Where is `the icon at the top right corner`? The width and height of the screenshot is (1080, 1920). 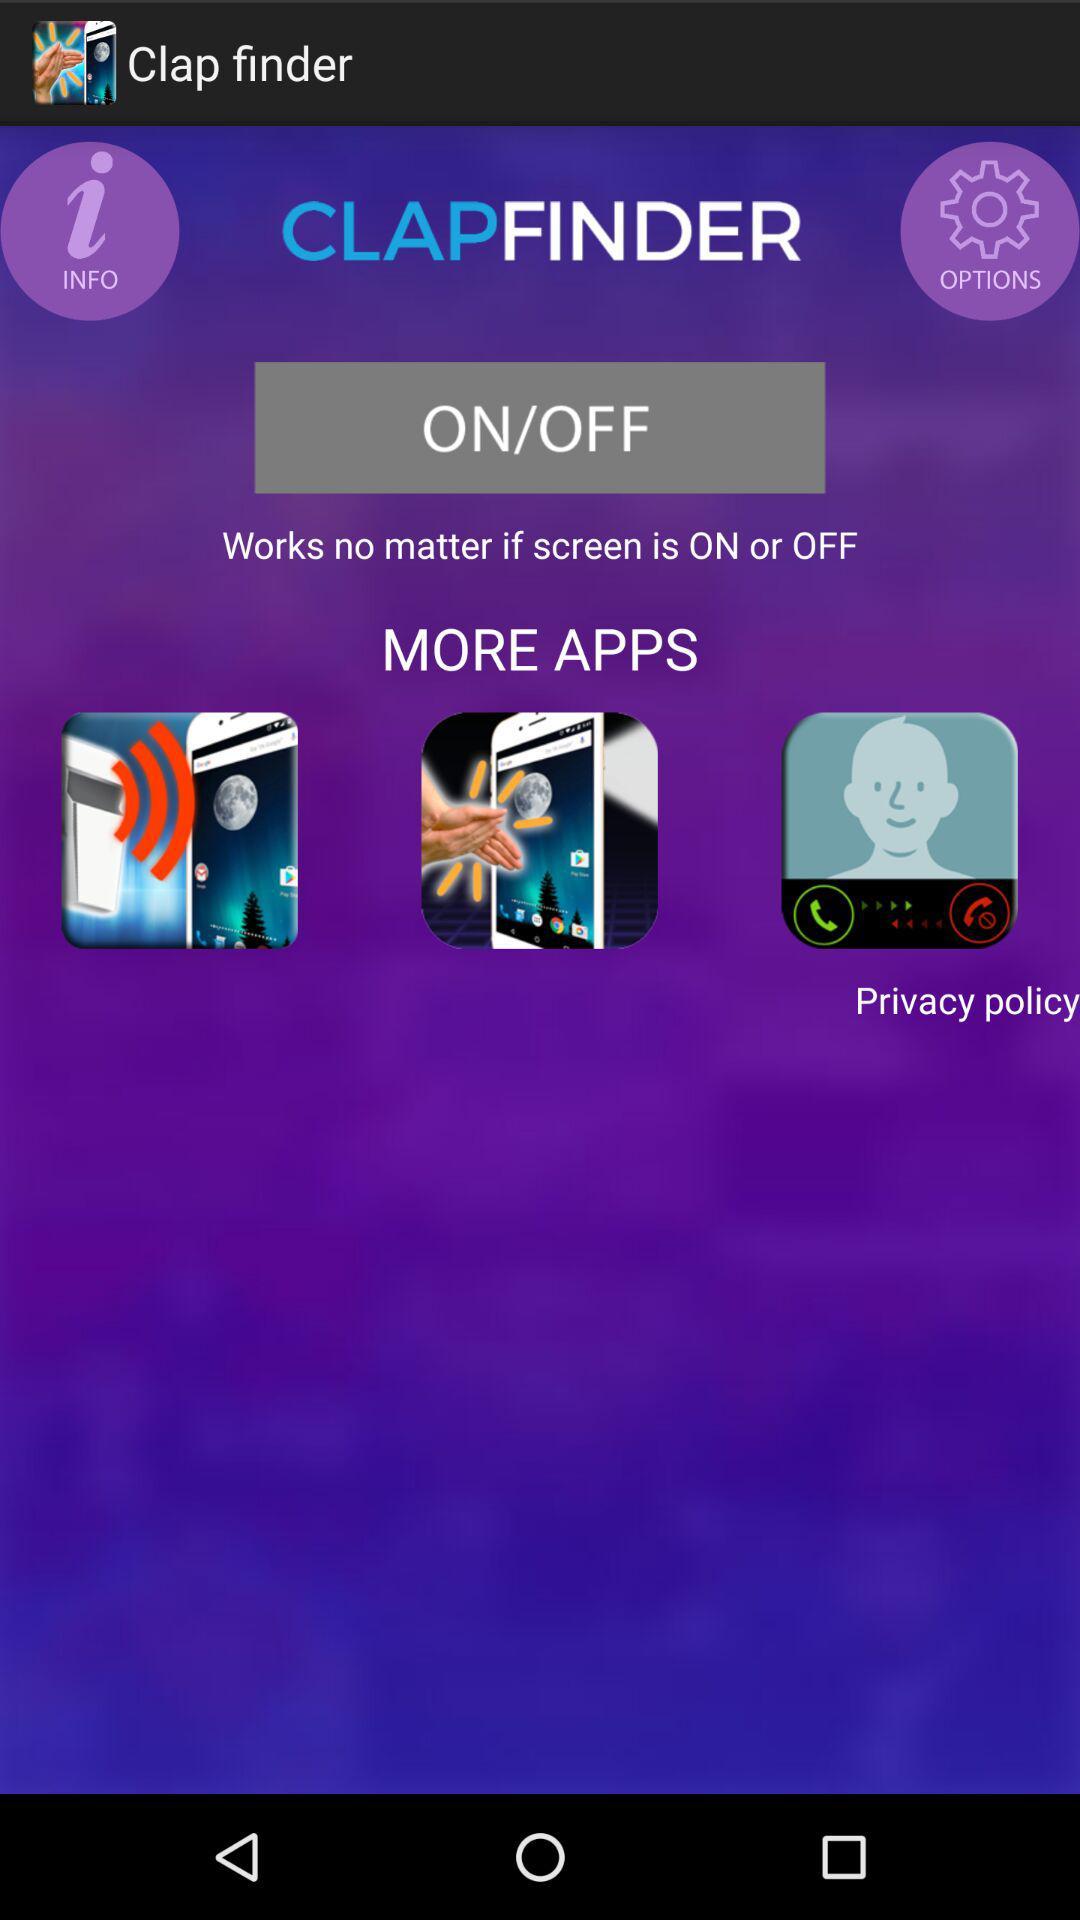
the icon at the top right corner is located at coordinates (990, 230).